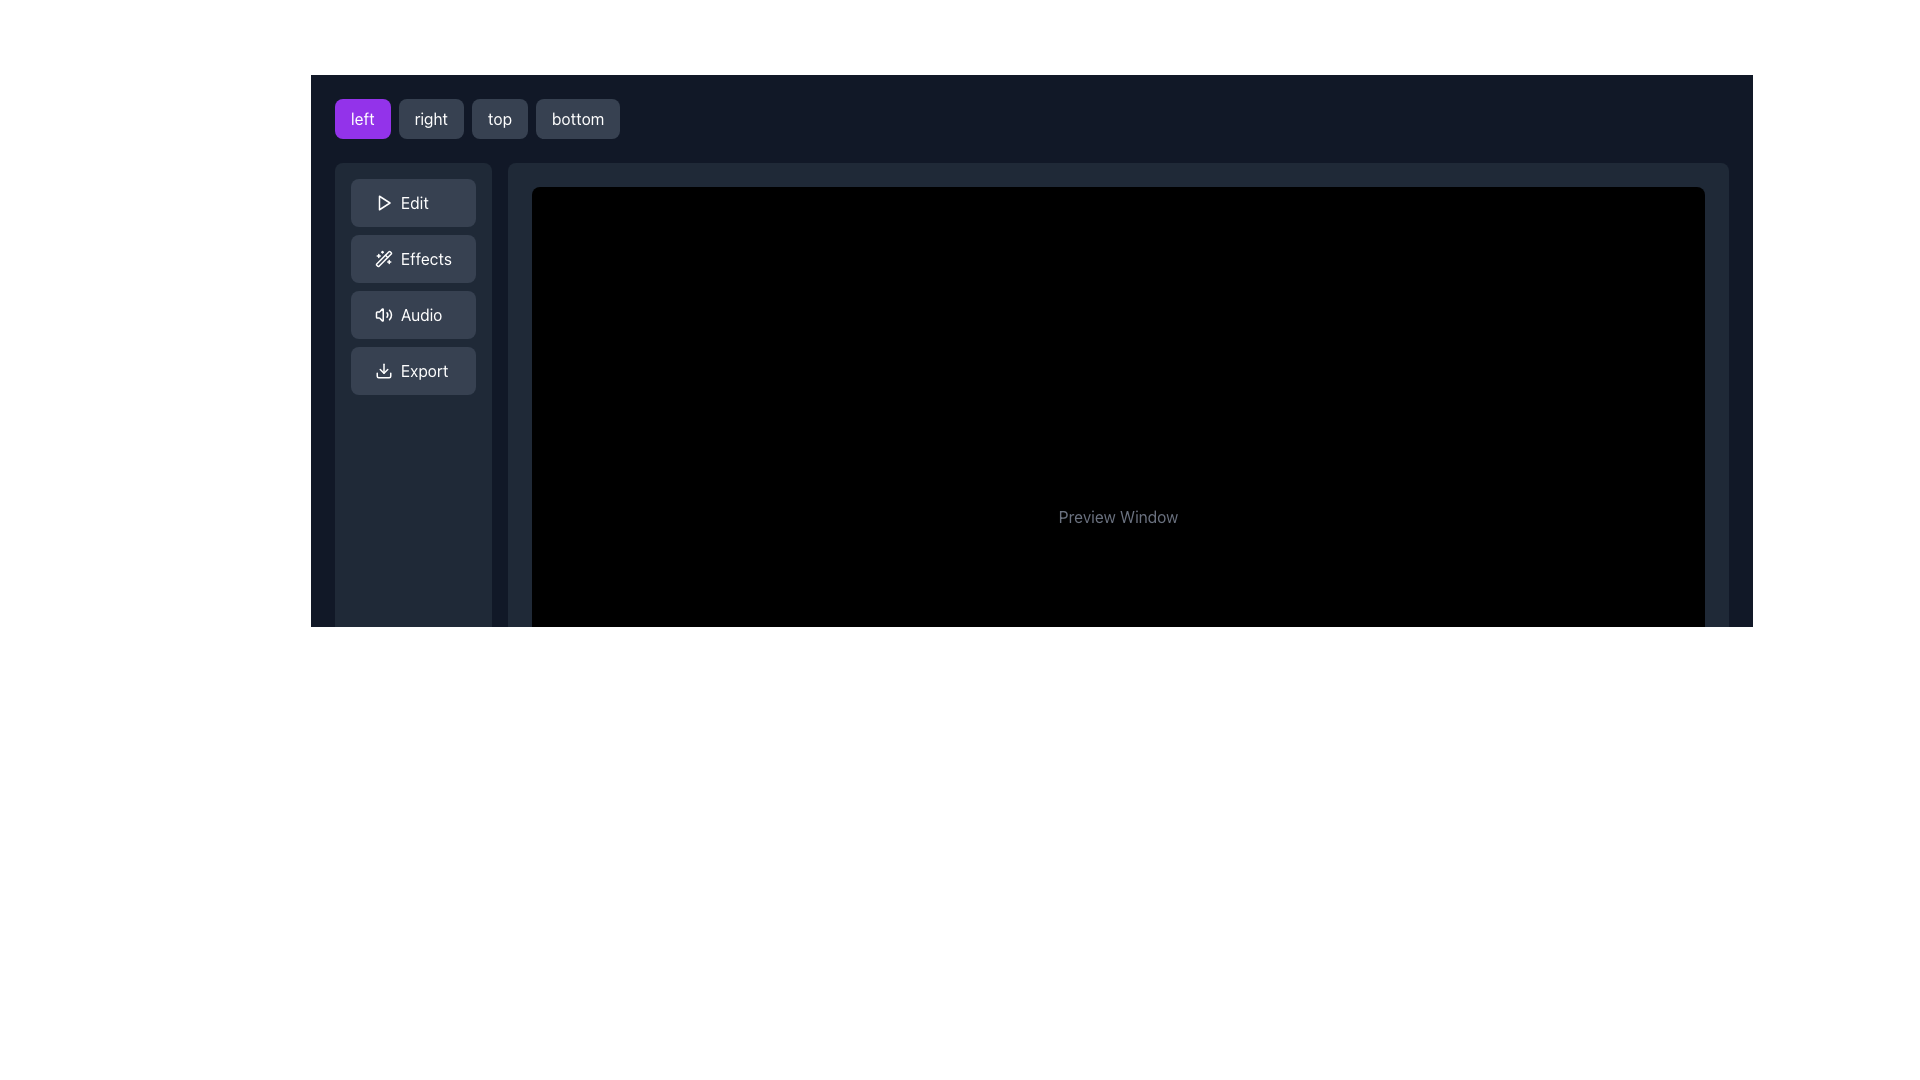 This screenshot has height=1080, width=1920. Describe the element at coordinates (362, 119) in the screenshot. I see `the 'left' button, which is the first in a group of directional buttons located in the upper left area of the interface` at that location.